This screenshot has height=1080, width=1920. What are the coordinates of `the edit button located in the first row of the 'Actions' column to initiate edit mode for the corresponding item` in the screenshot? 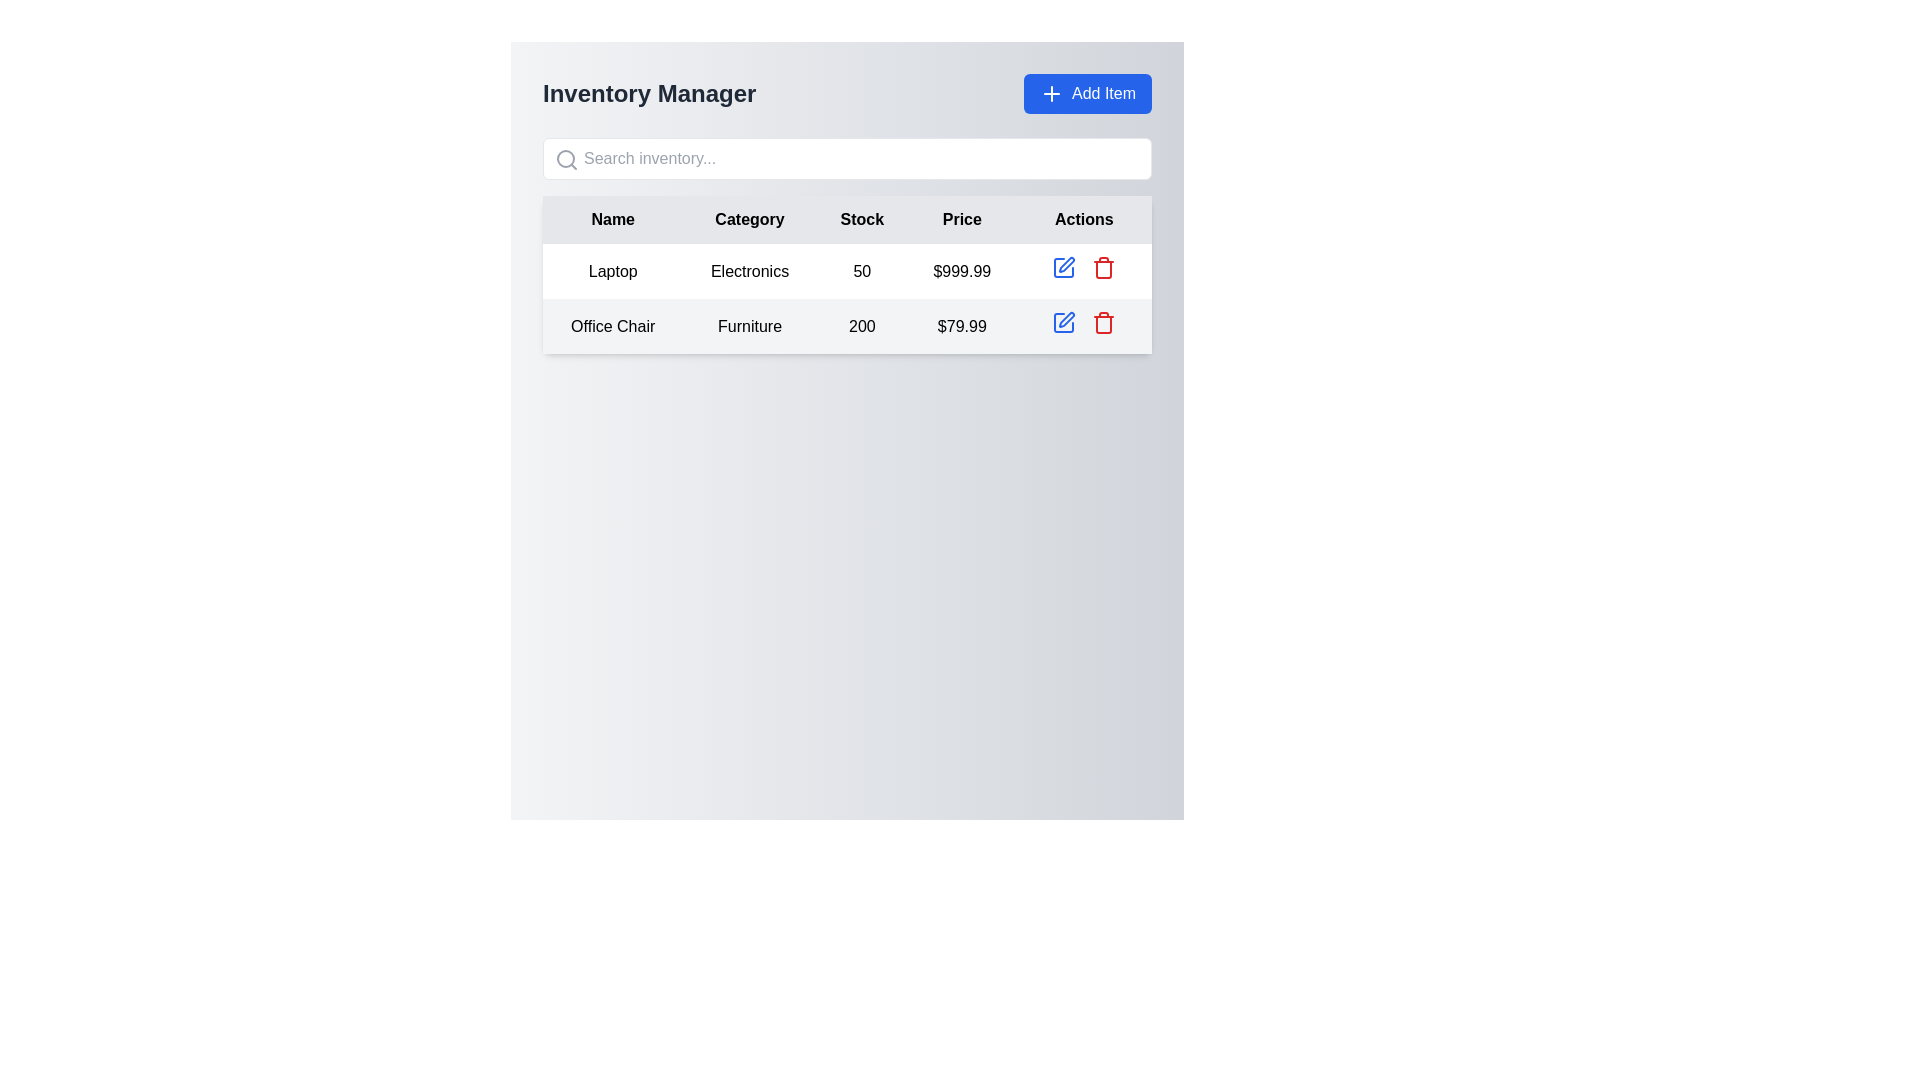 It's located at (1063, 266).